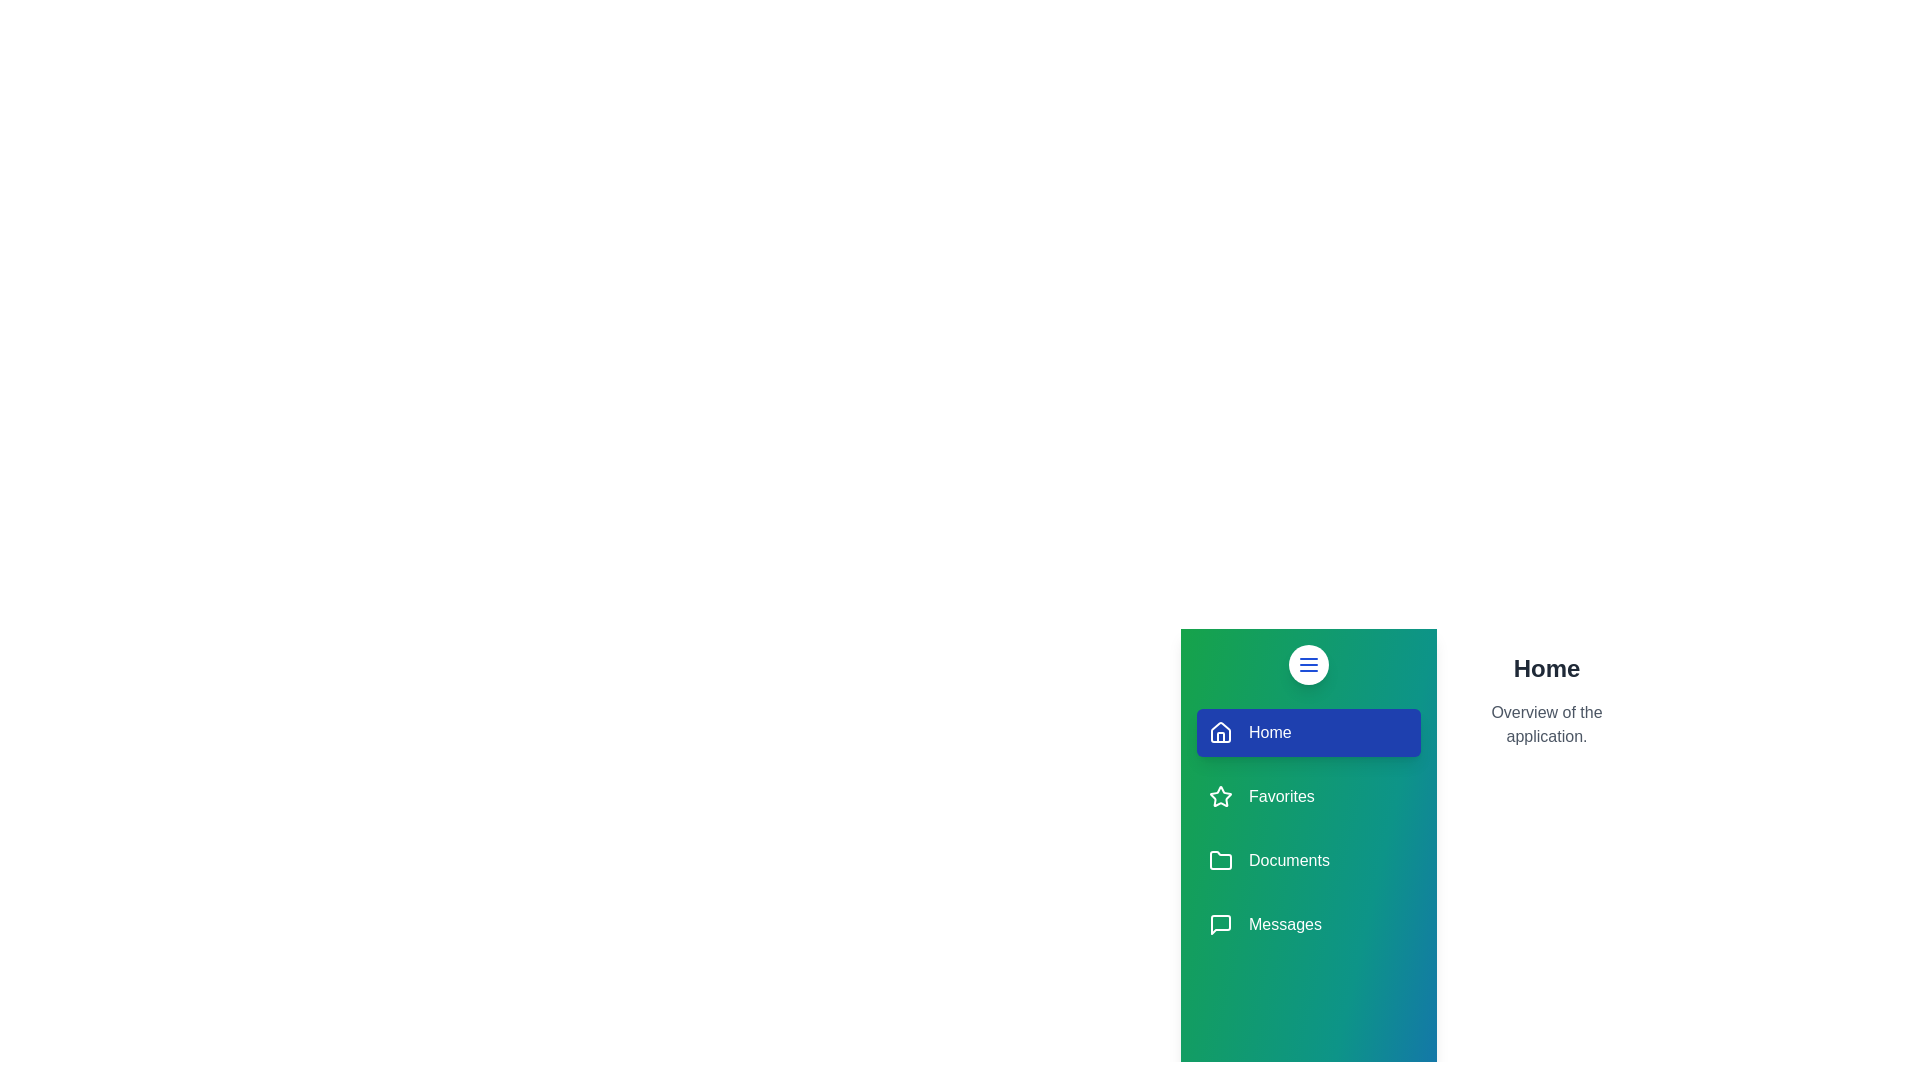 The height and width of the screenshot is (1080, 1920). What do you see at coordinates (1309, 925) in the screenshot?
I see `the Messages section in the drawer menu to highlight it` at bounding box center [1309, 925].